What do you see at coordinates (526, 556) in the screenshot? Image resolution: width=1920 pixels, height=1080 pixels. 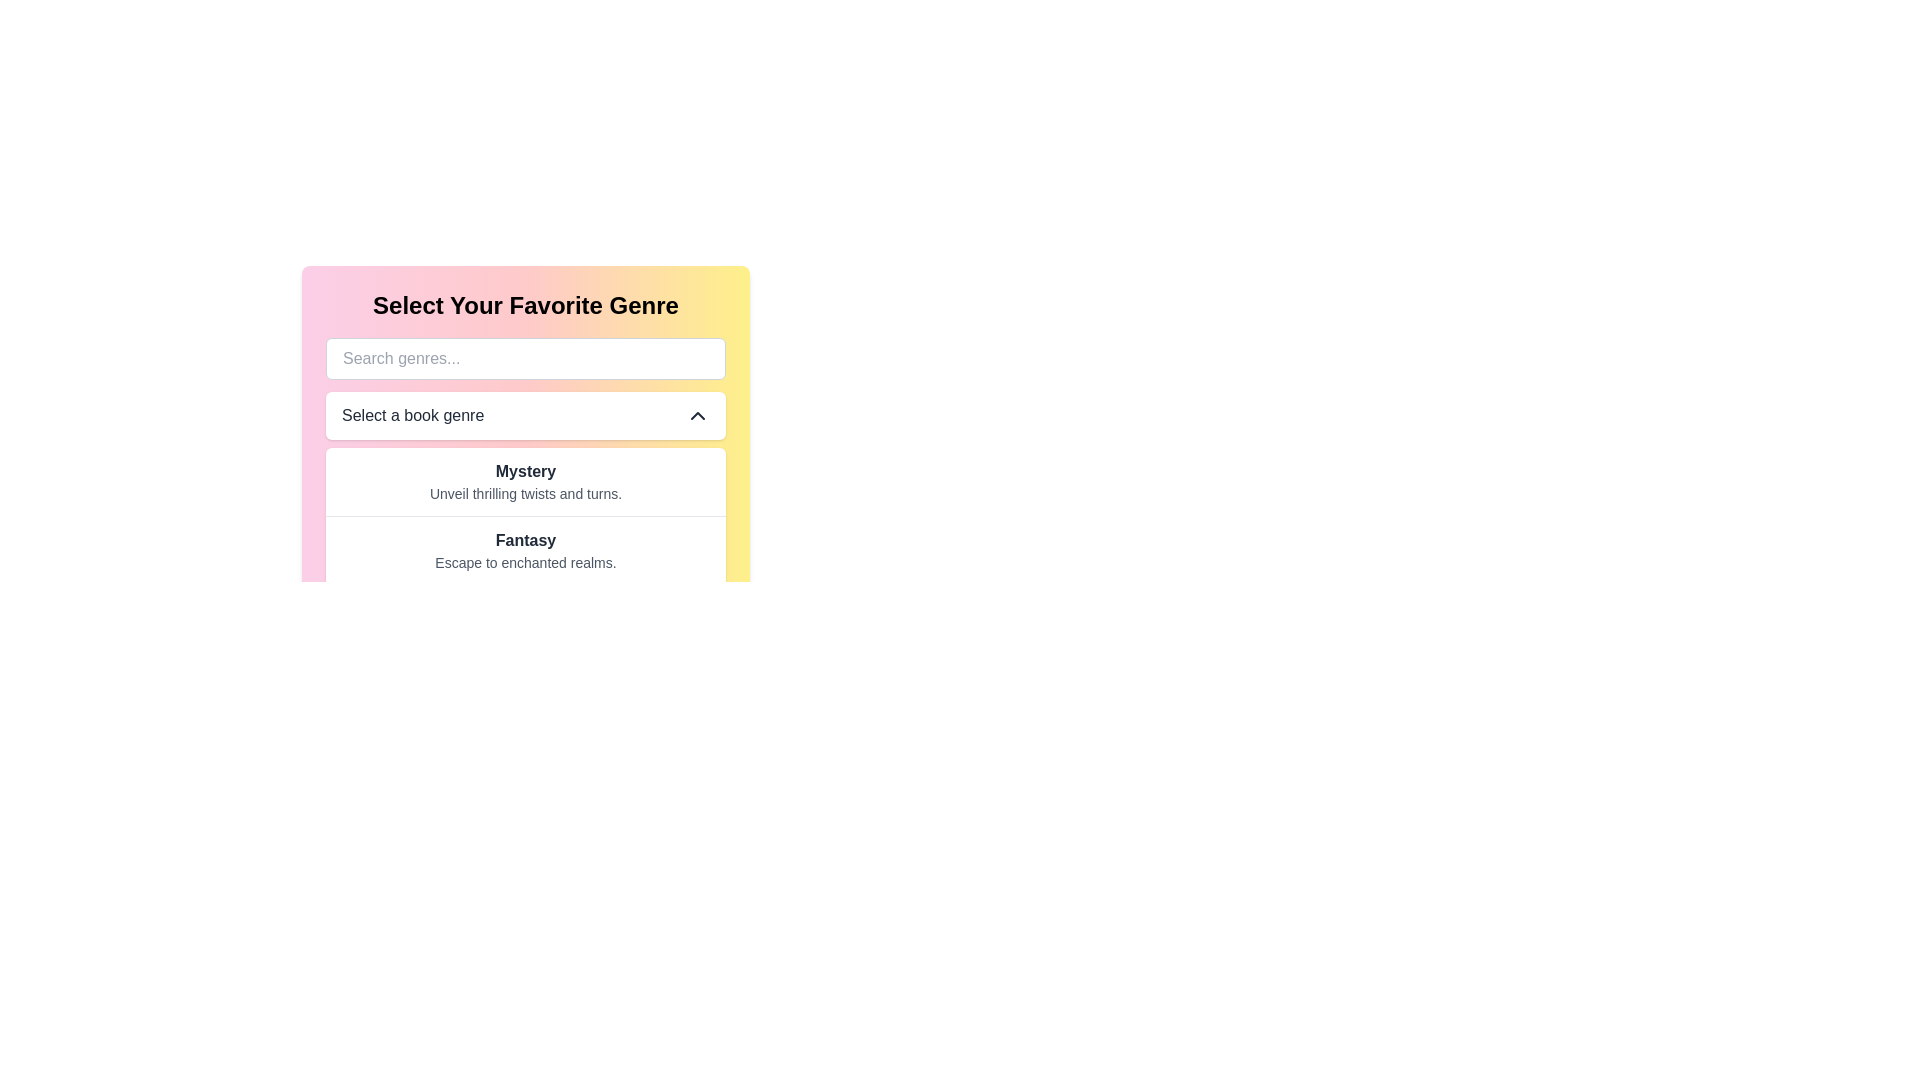 I see `the 'Fantasy' option in the dropdown list` at bounding box center [526, 556].